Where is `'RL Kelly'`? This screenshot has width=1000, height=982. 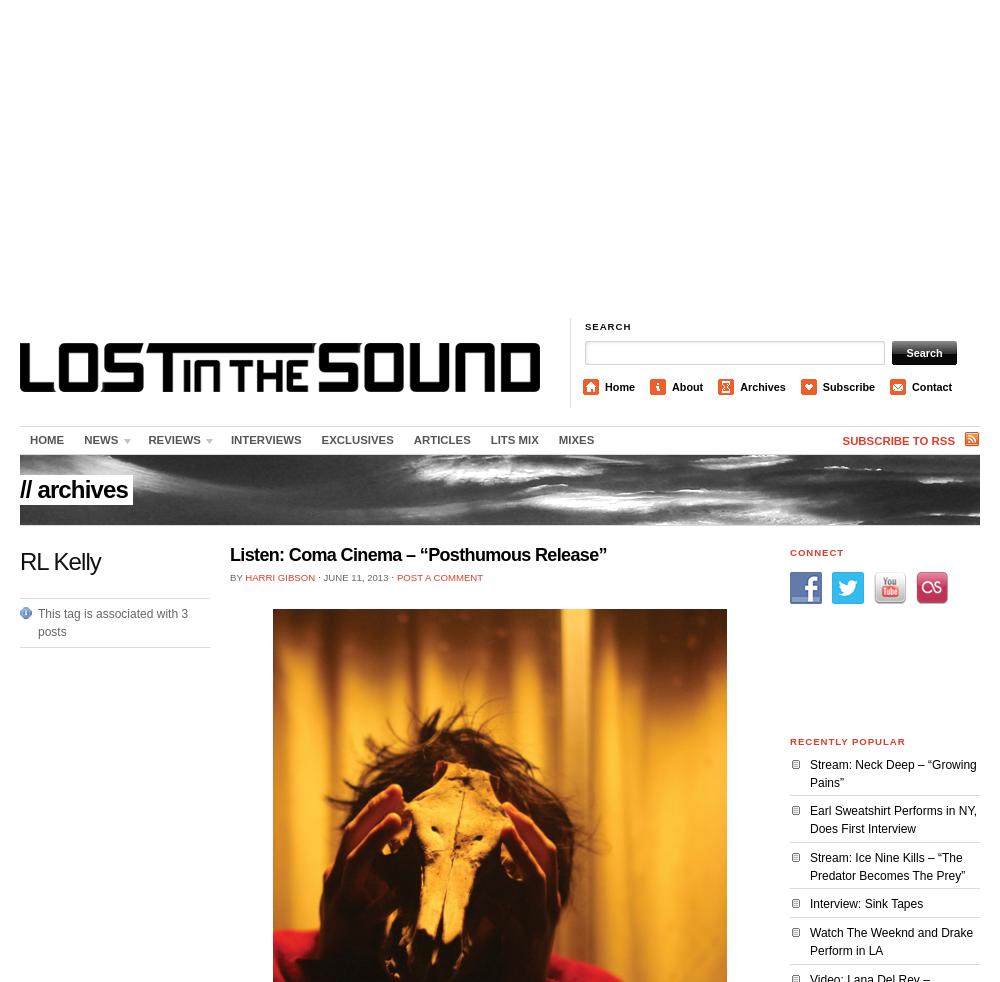 'RL Kelly' is located at coordinates (20, 560).